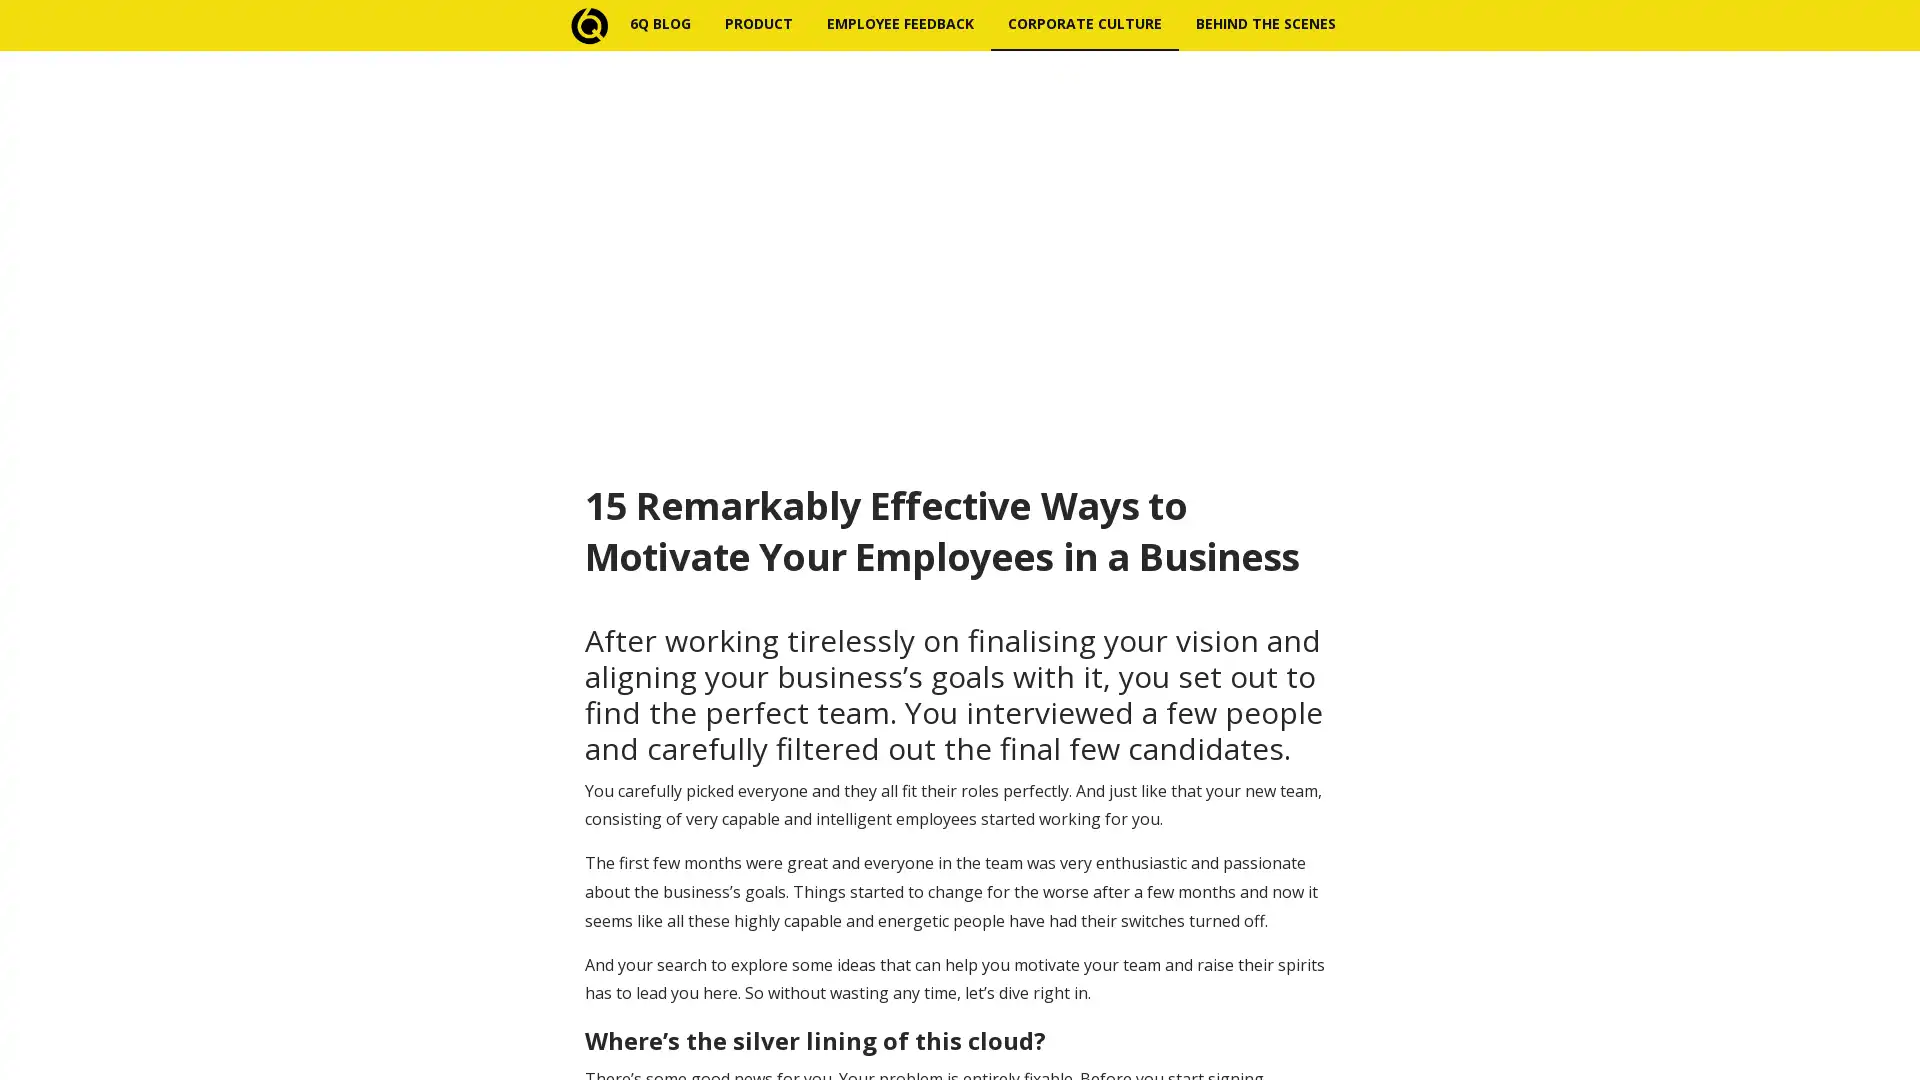 The image size is (1920, 1080). What do you see at coordinates (1180, 1051) in the screenshot?
I see `Subscribe` at bounding box center [1180, 1051].